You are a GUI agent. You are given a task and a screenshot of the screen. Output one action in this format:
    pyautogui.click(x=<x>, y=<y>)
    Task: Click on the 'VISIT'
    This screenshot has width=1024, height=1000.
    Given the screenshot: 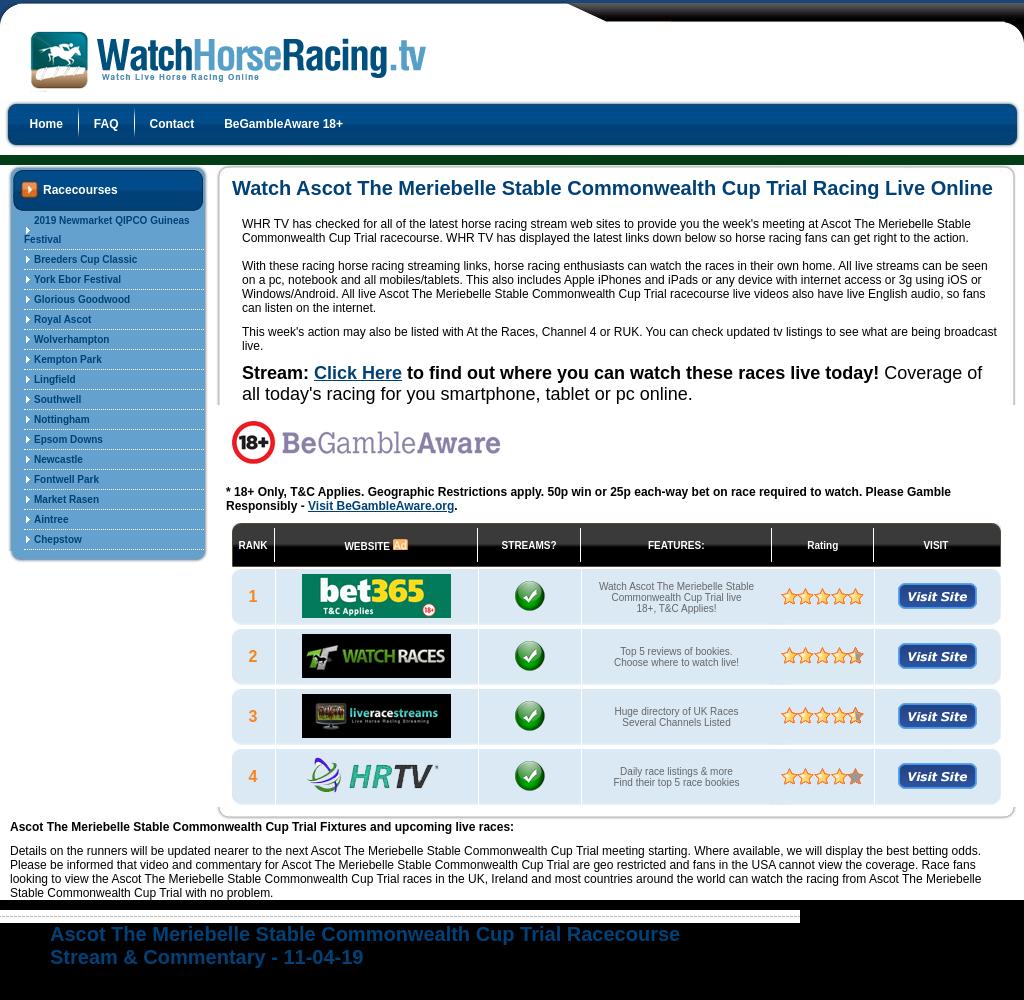 What is the action you would take?
    pyautogui.click(x=934, y=544)
    